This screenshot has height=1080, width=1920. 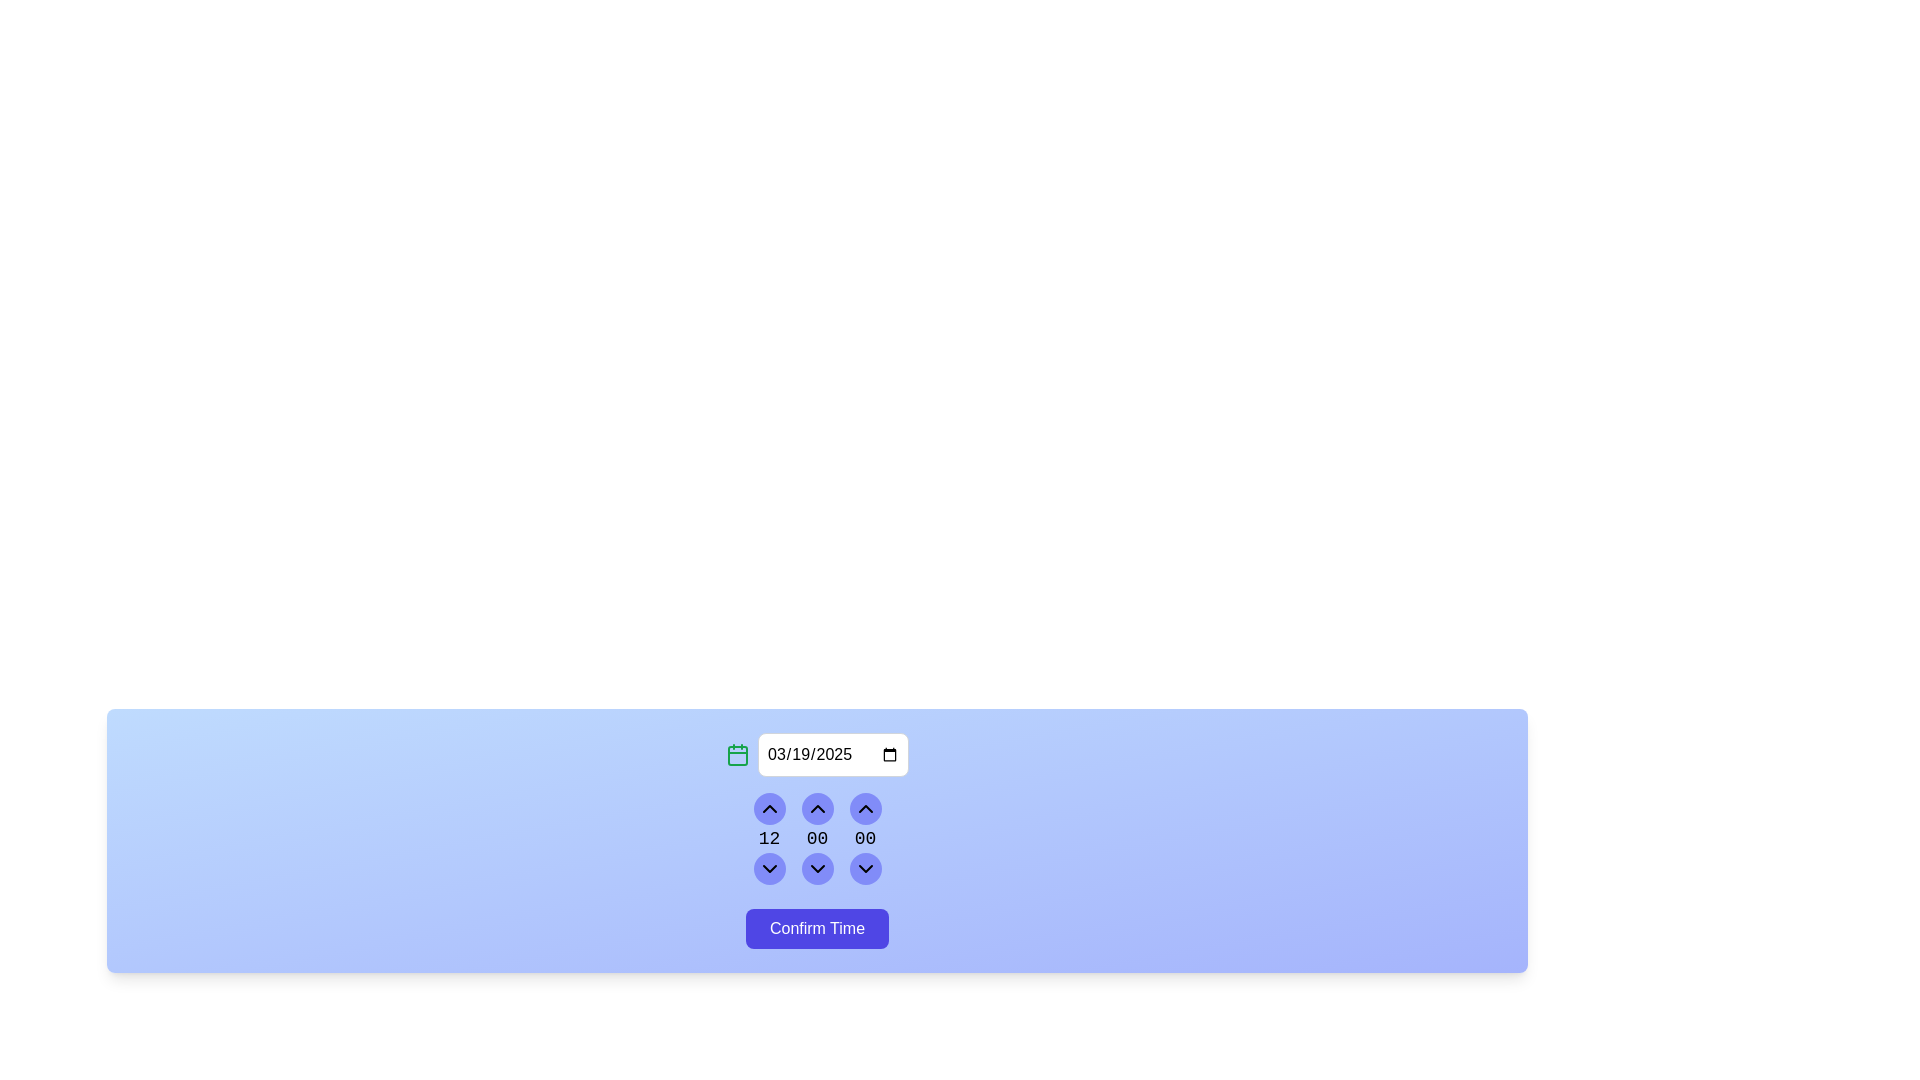 I want to click on the SVG icon representing a downward-pointing chevron located in the bottom-left section of the time adjustment interface, so click(x=768, y=867).